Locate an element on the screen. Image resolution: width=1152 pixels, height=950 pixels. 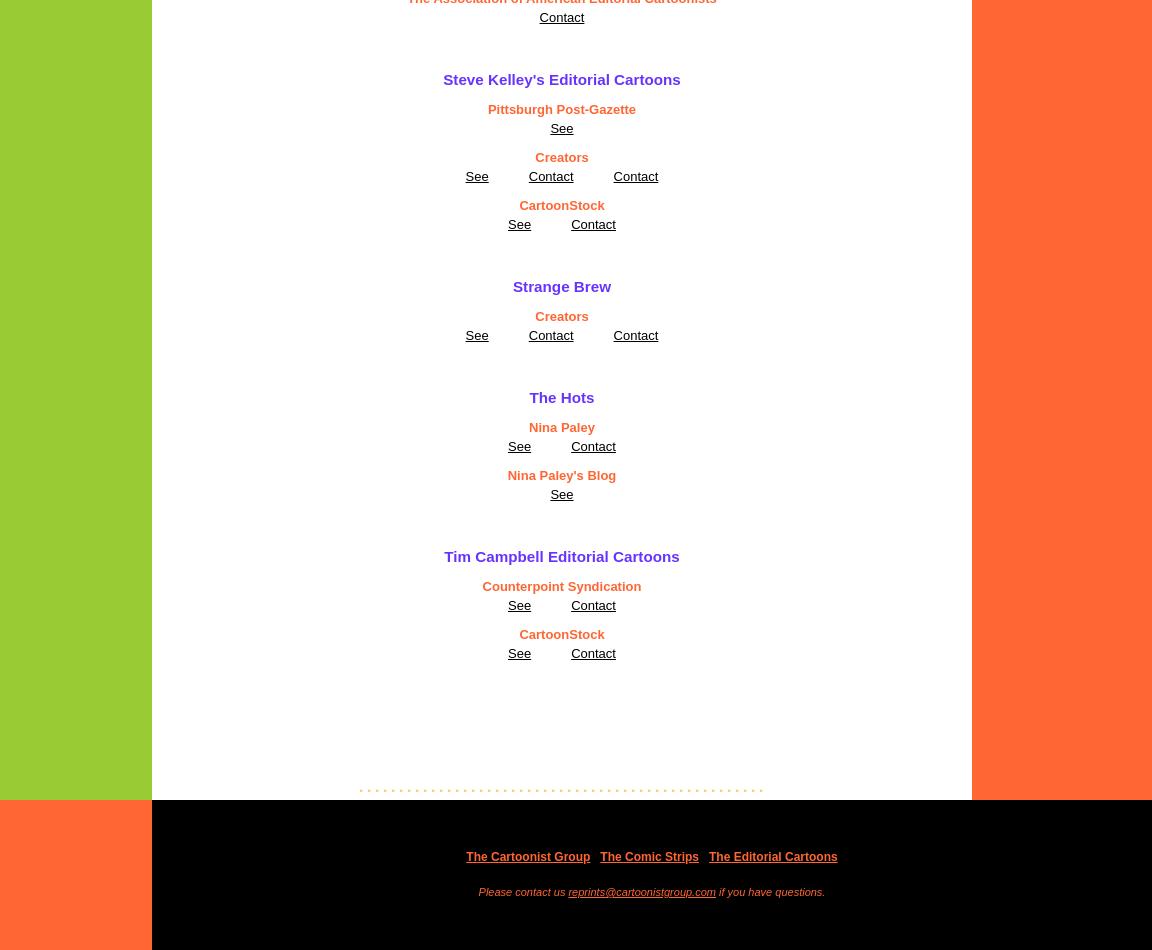
'The Comic Strips' is located at coordinates (598, 855).